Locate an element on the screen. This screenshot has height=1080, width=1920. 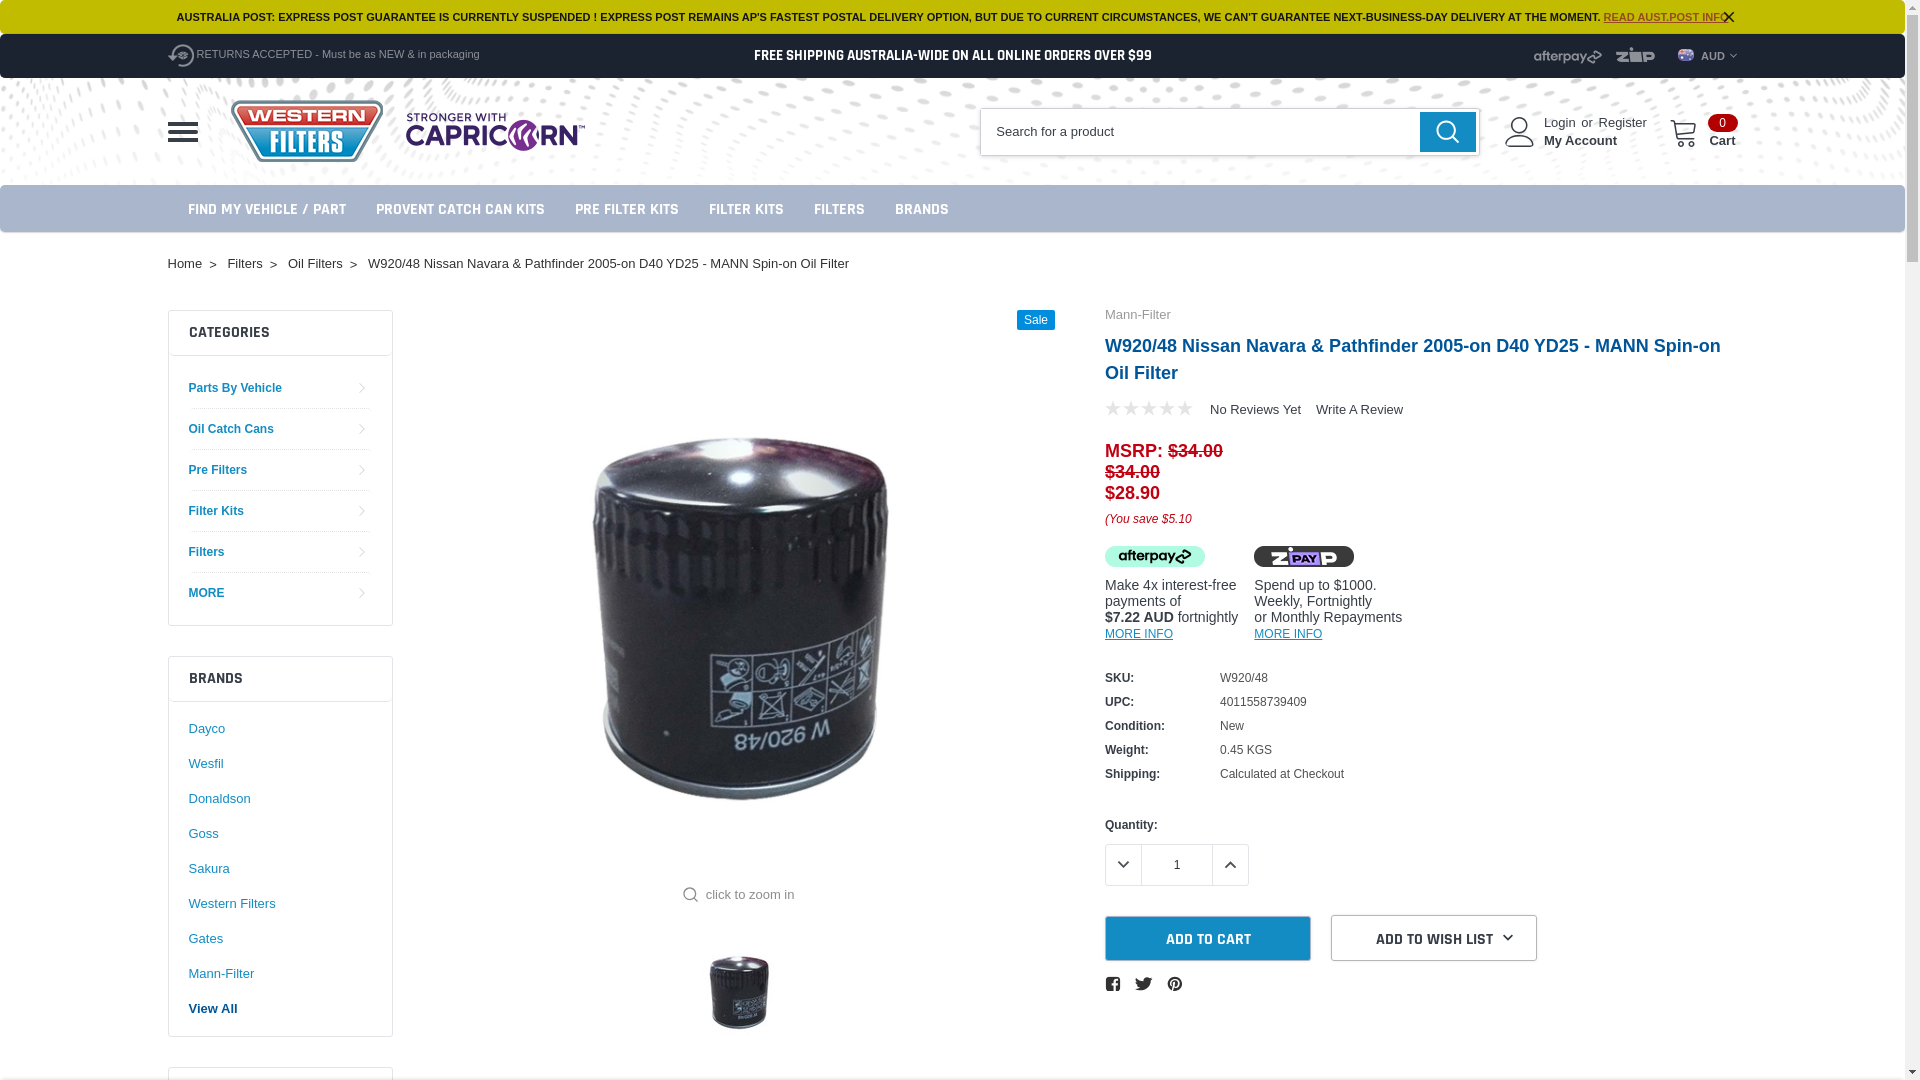
'My Account' is located at coordinates (1543, 140).